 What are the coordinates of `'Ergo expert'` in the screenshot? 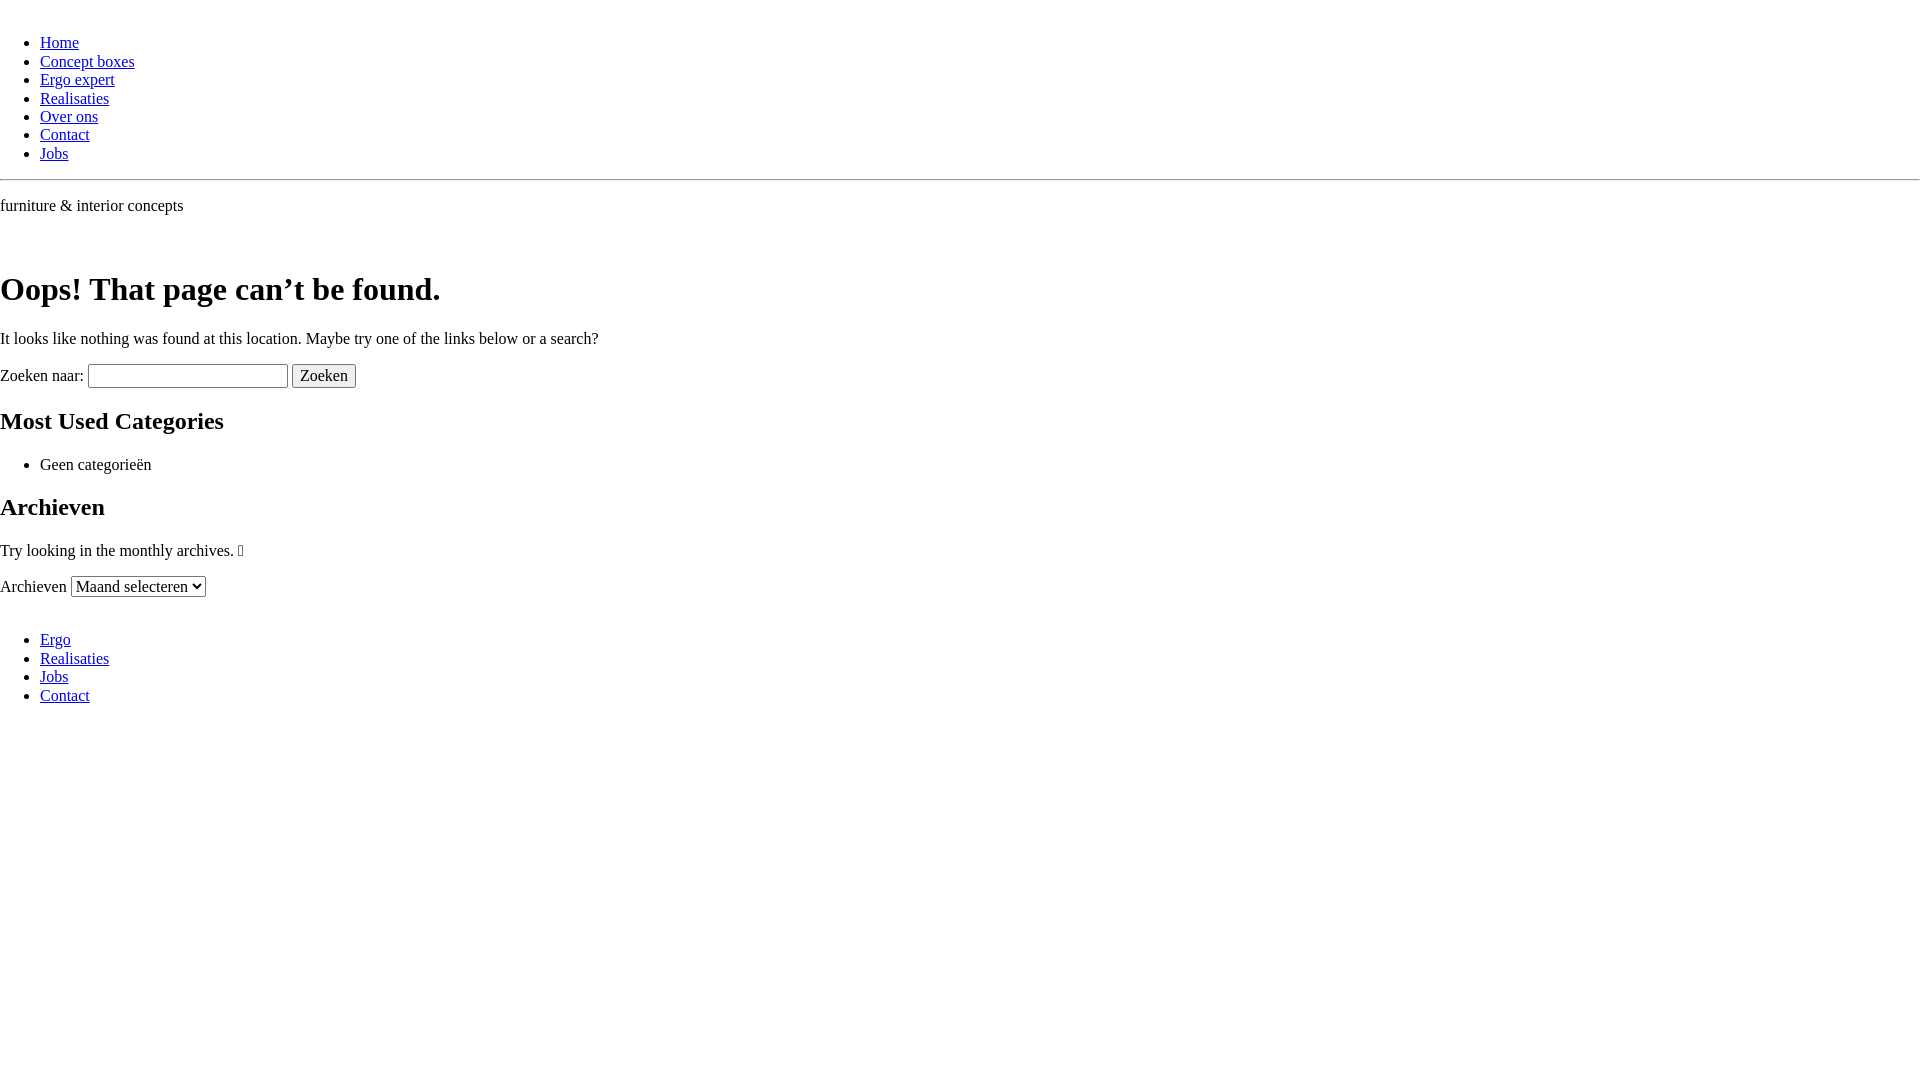 It's located at (77, 78).